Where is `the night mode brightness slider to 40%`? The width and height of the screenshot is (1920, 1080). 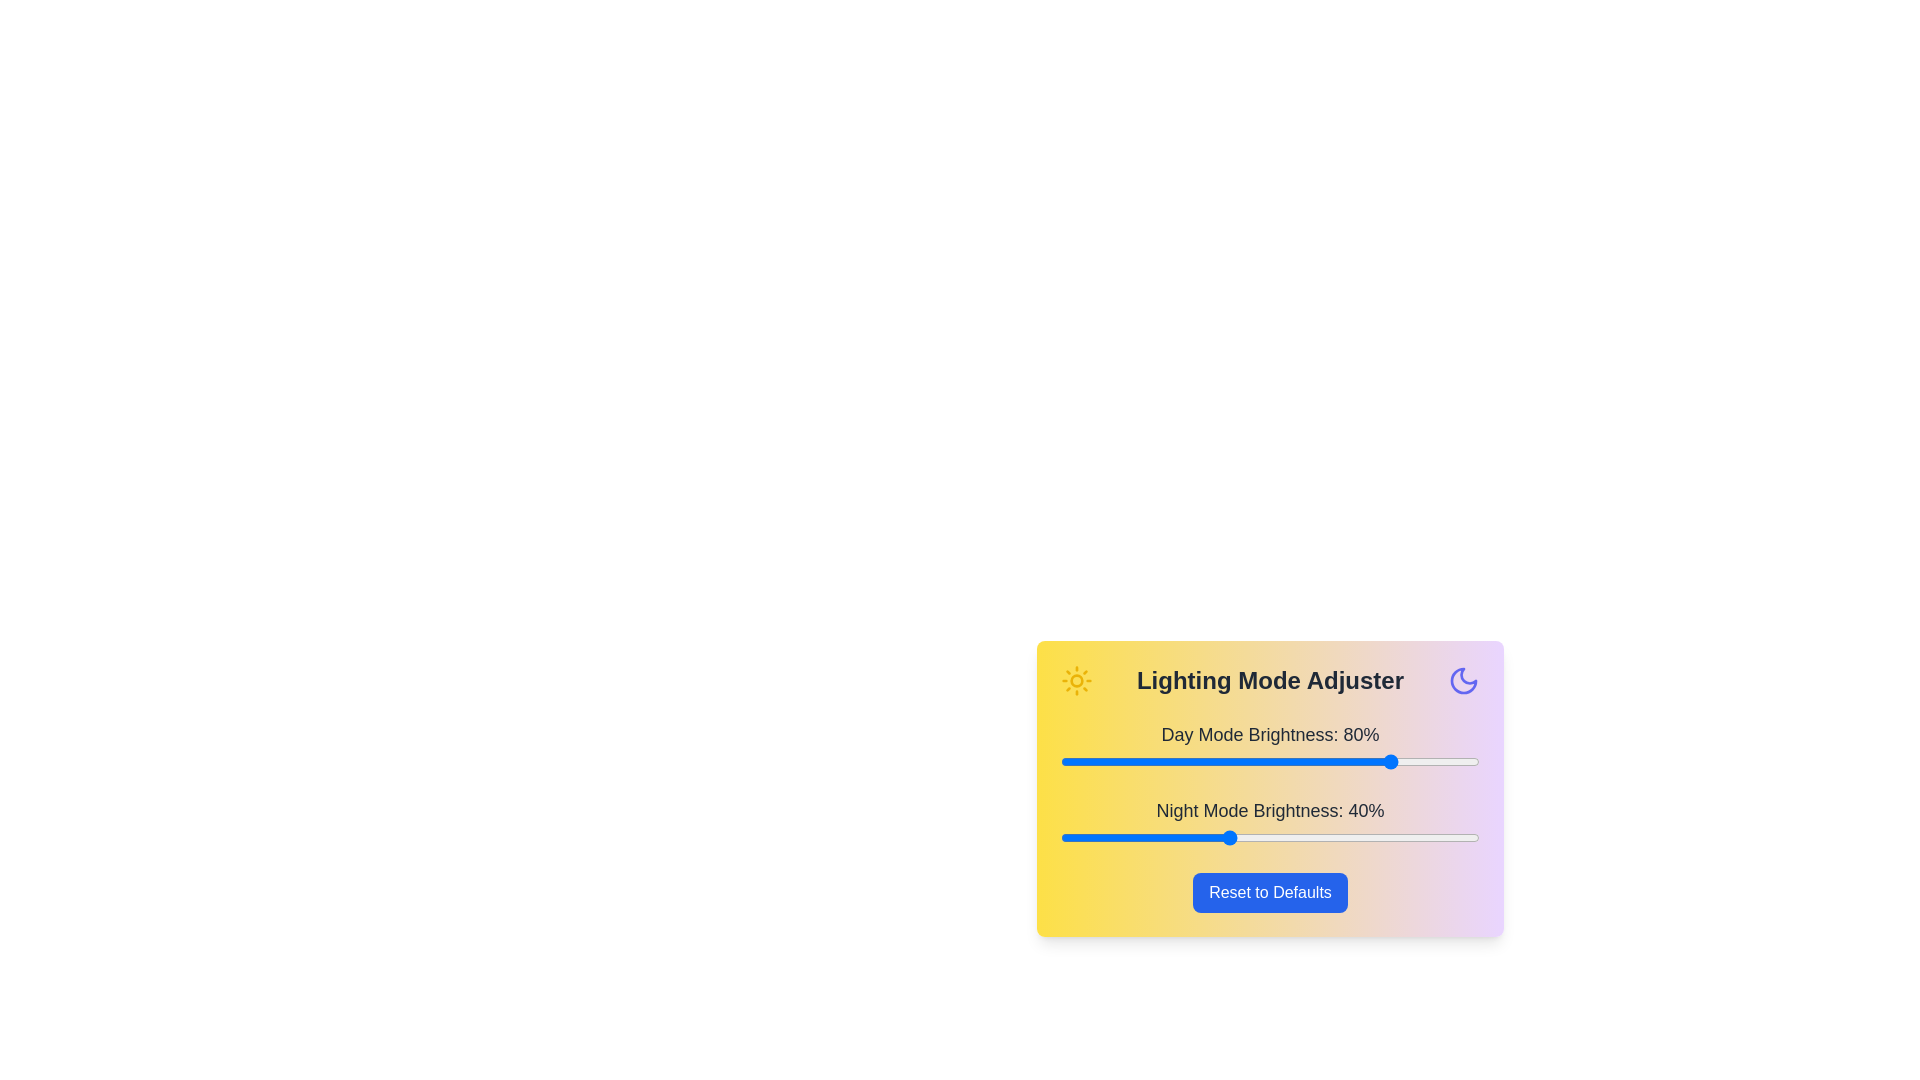
the night mode brightness slider to 40% is located at coordinates (1227, 837).